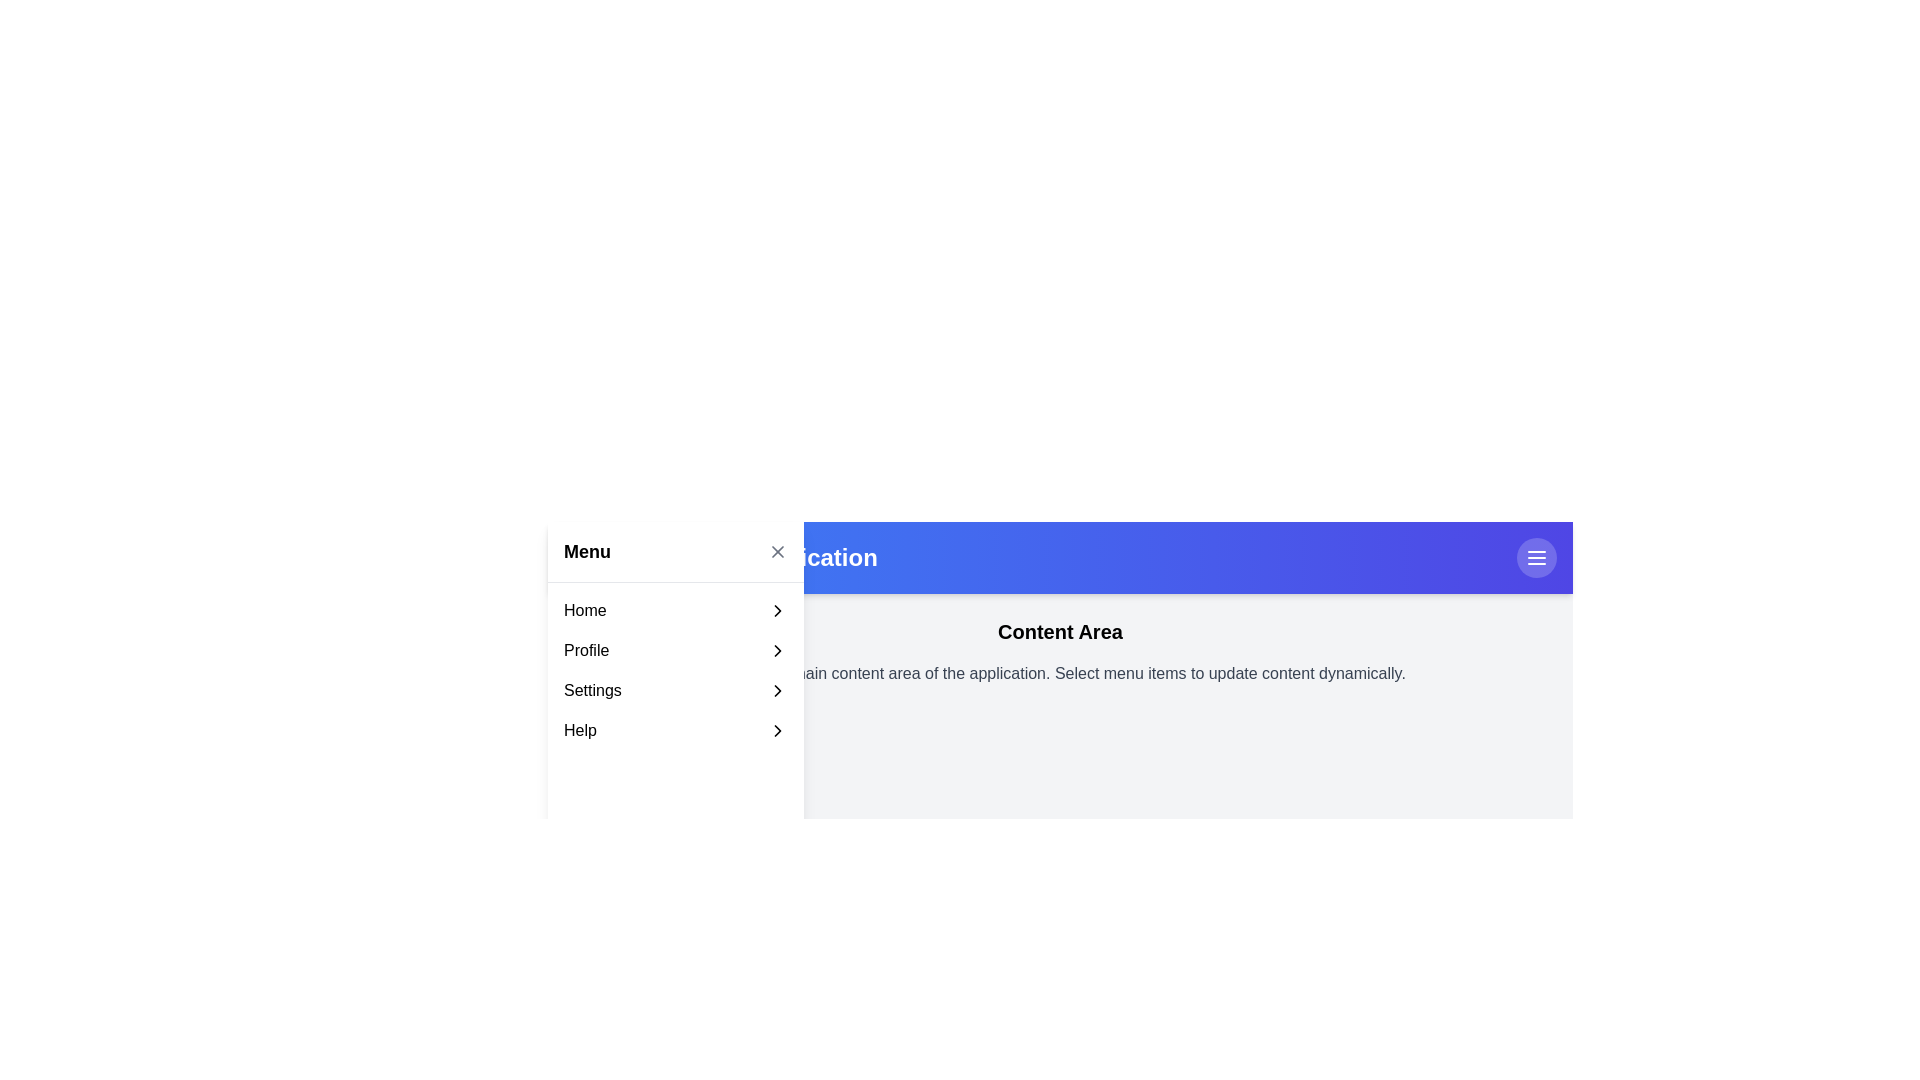 Image resolution: width=1920 pixels, height=1080 pixels. What do you see at coordinates (586, 551) in the screenshot?
I see `the static text label that serves as a header for the navigation menu, located at the top-left section of the viewport` at bounding box center [586, 551].